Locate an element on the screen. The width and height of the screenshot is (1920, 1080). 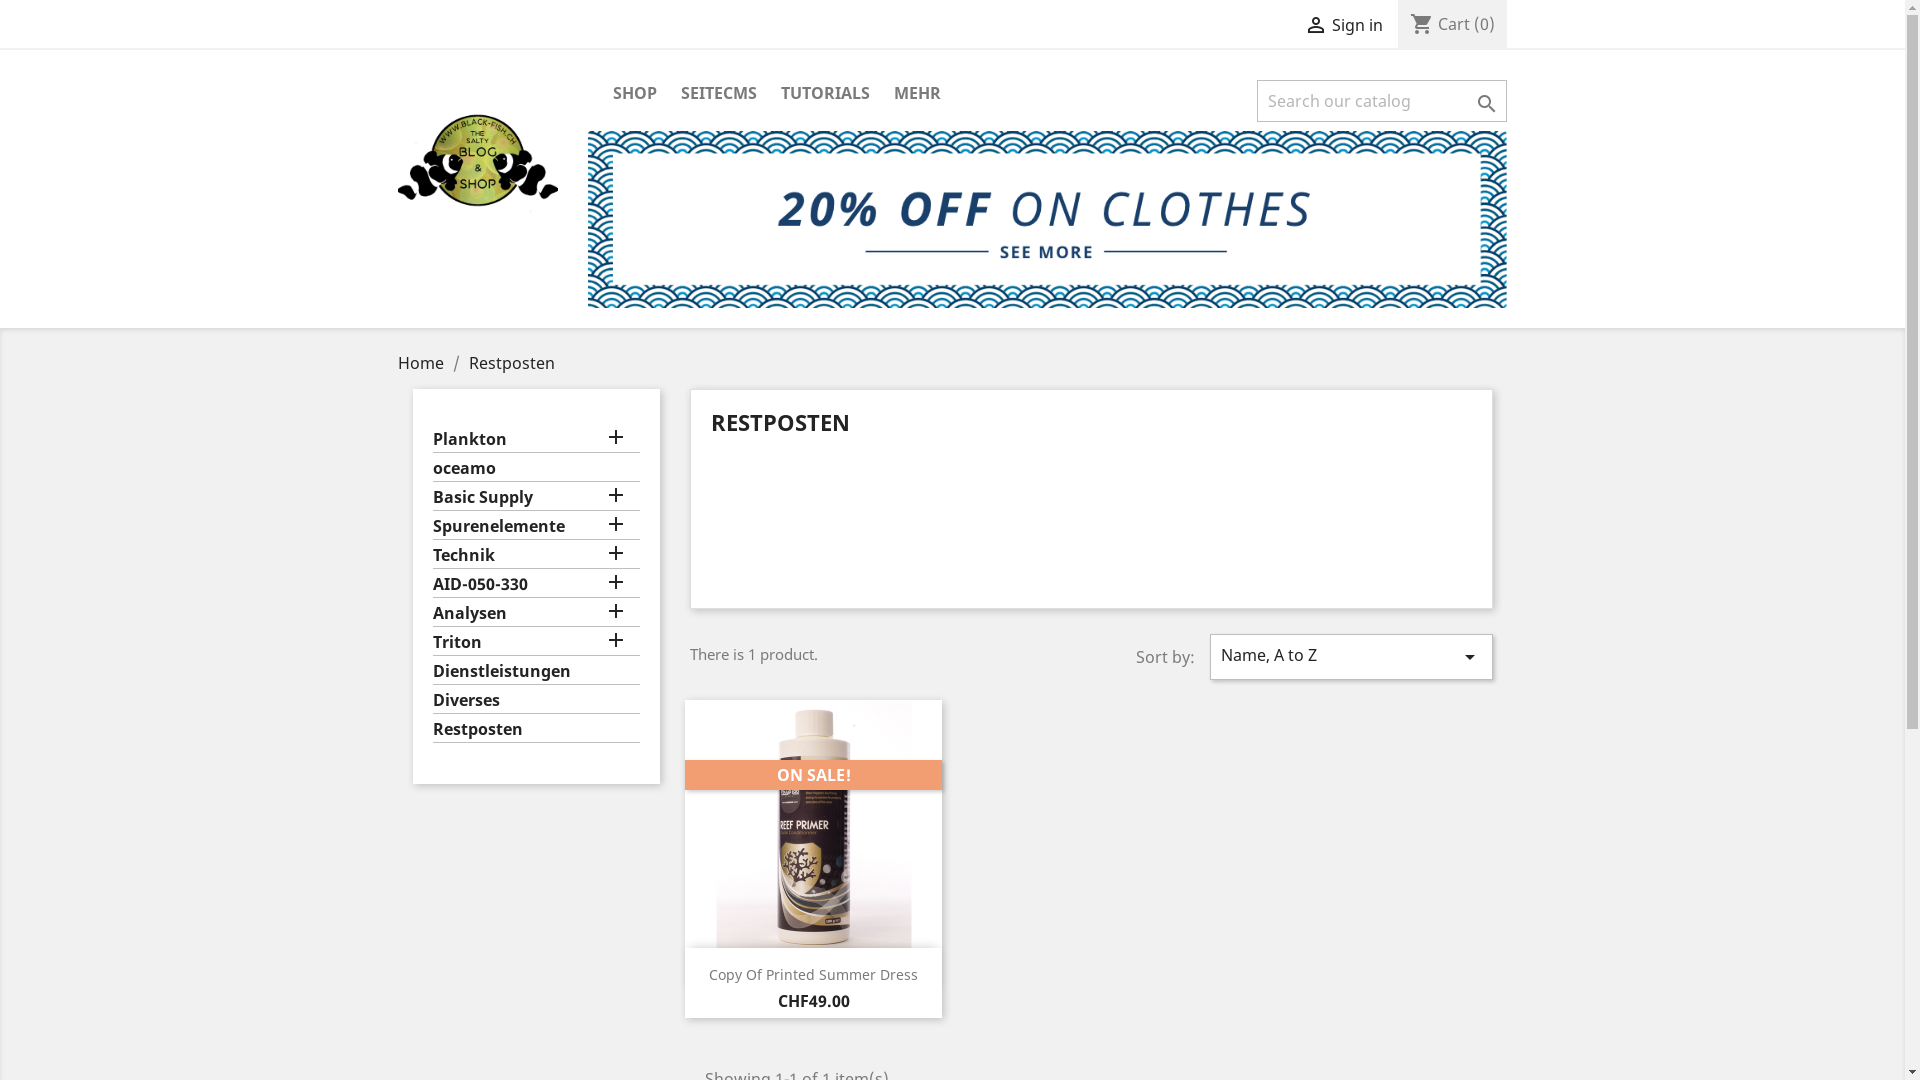
'Plankton' is located at coordinates (536, 439).